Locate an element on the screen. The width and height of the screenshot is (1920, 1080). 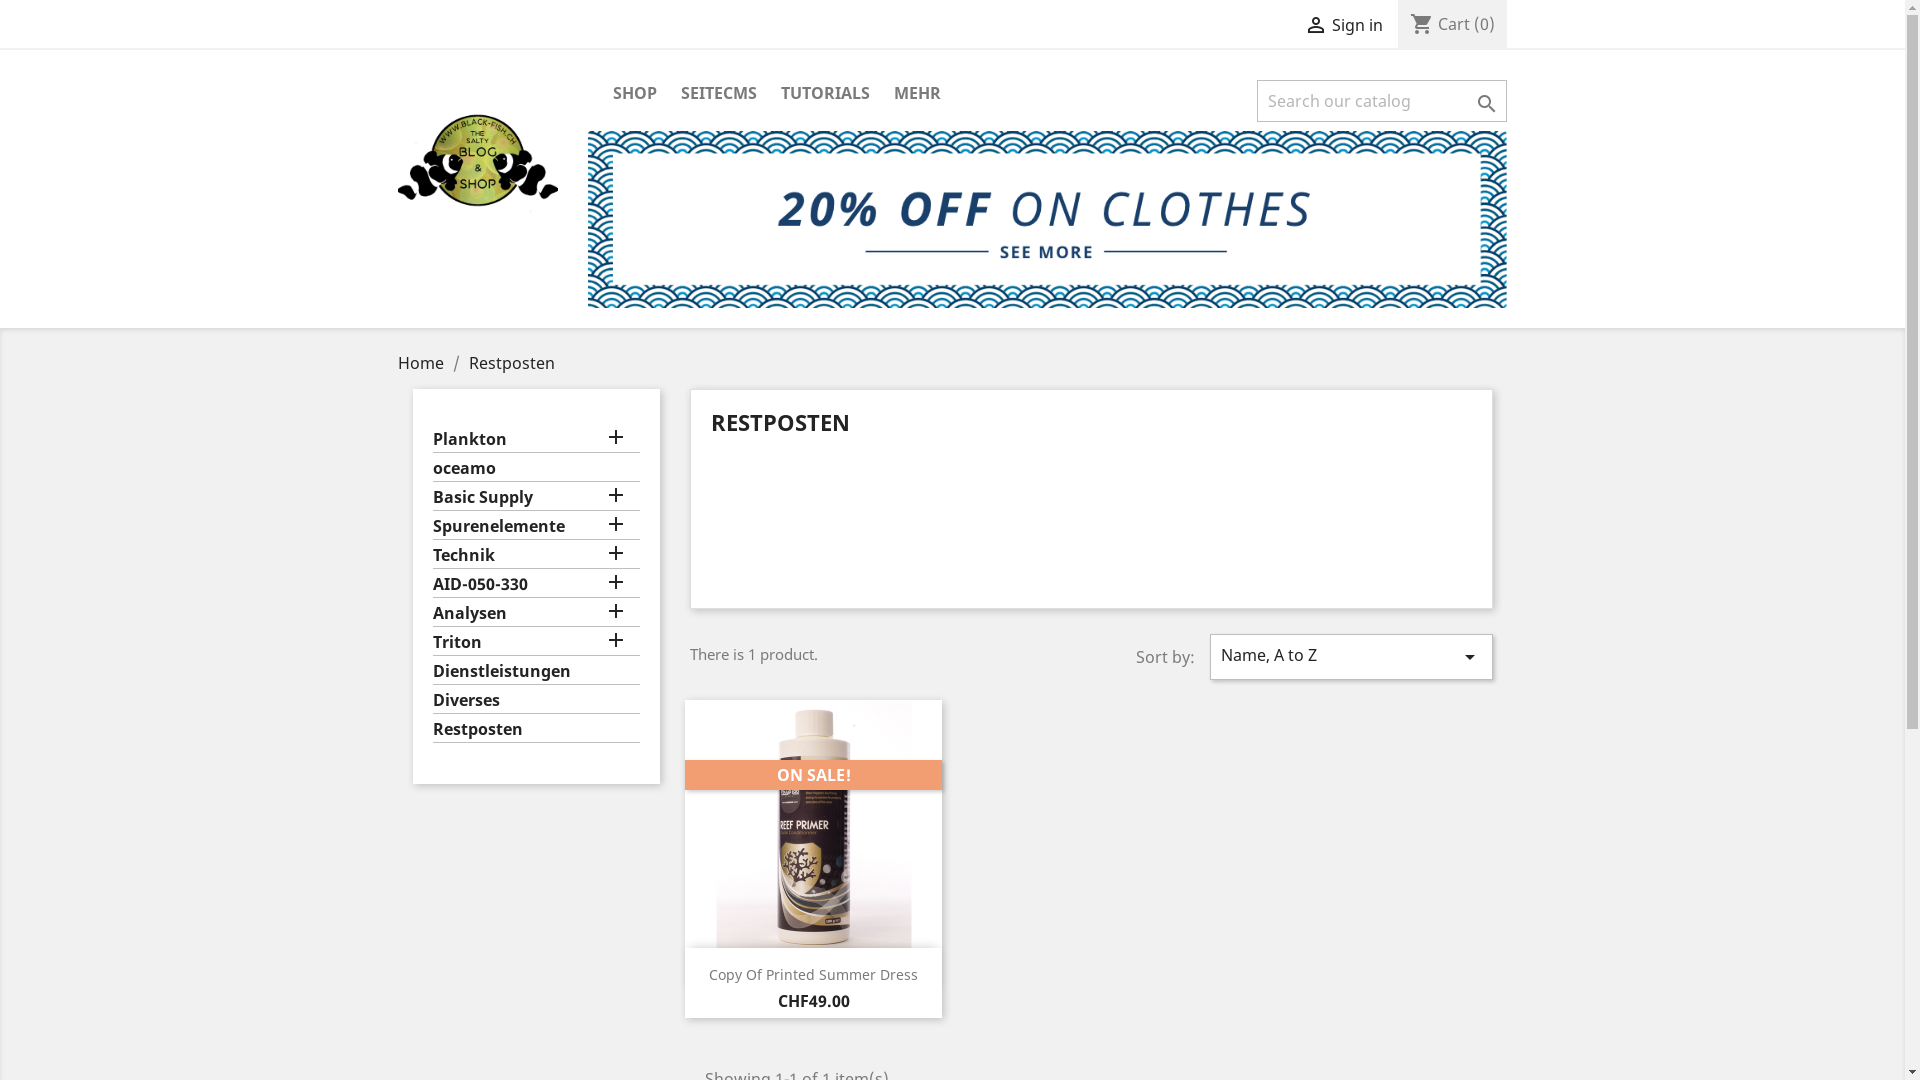
'Plankton' is located at coordinates (536, 439).